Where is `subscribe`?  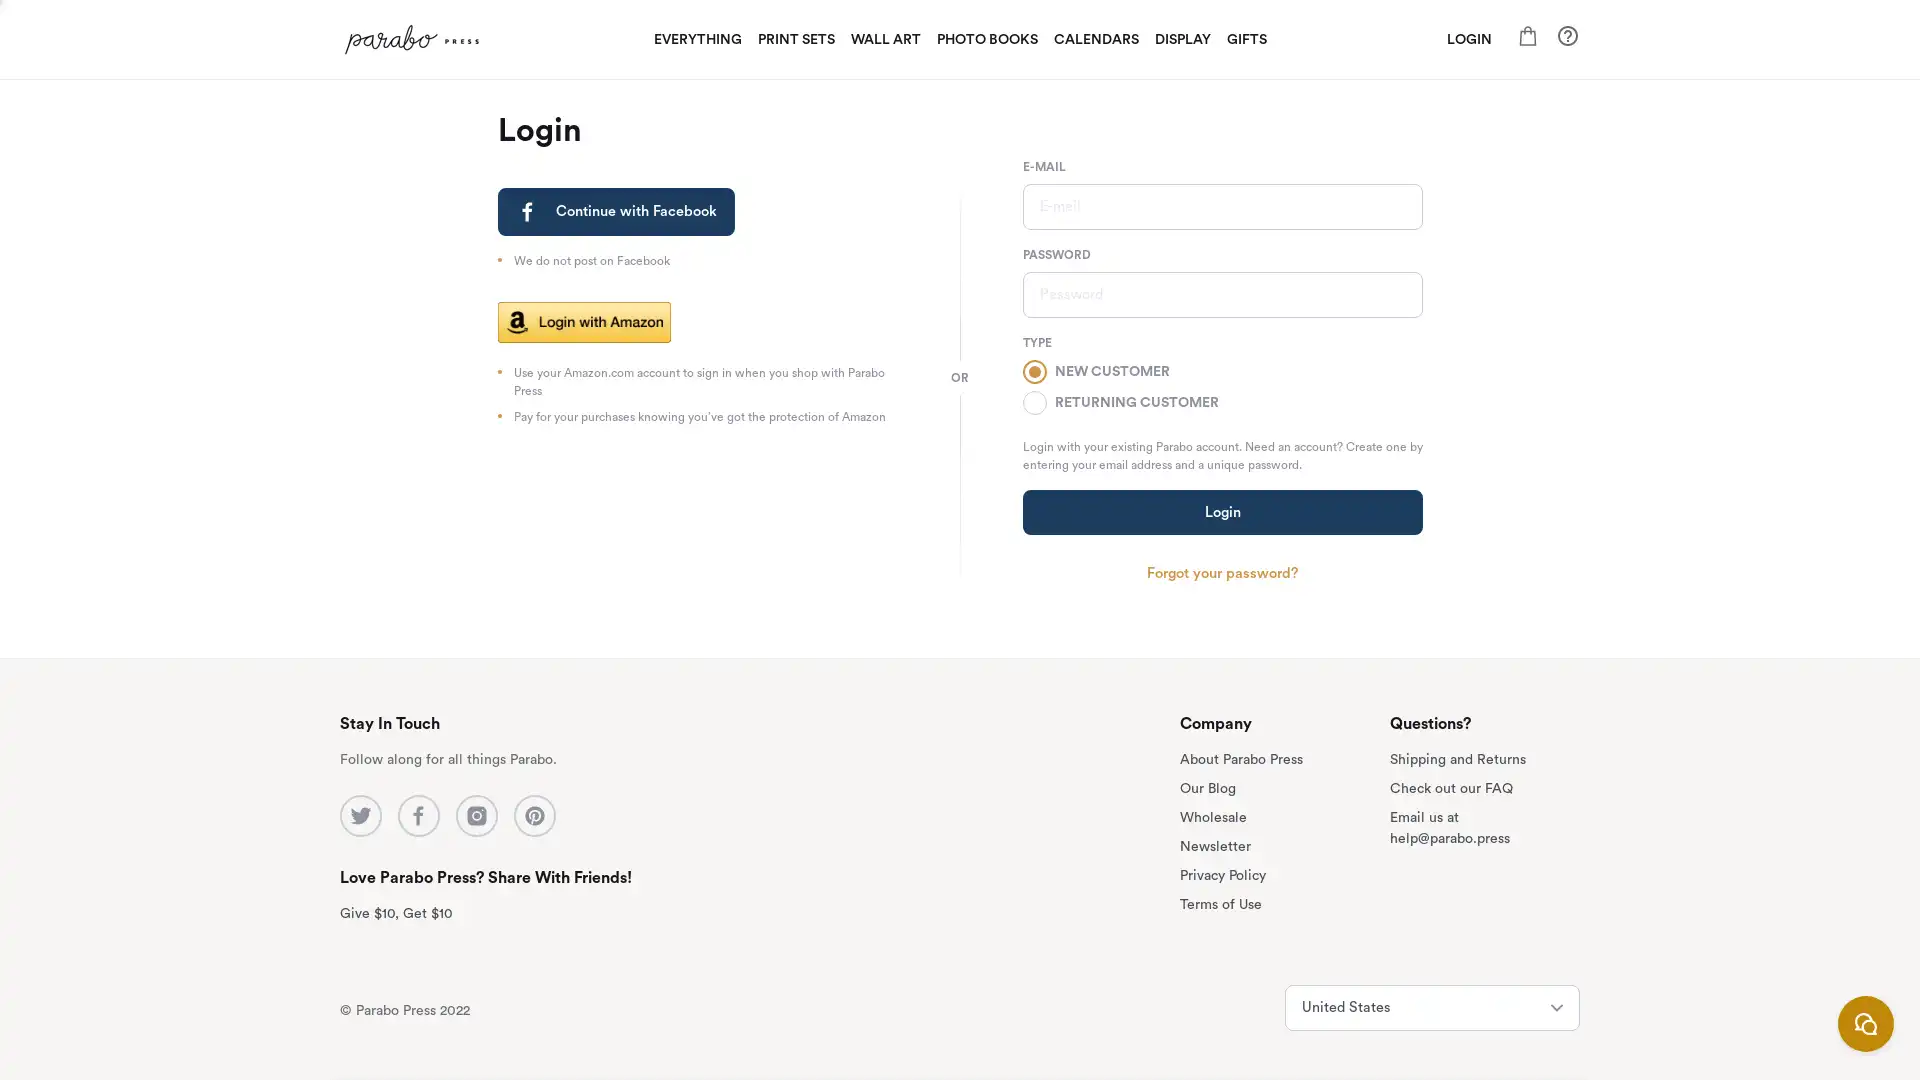 subscribe is located at coordinates (1098, 770).